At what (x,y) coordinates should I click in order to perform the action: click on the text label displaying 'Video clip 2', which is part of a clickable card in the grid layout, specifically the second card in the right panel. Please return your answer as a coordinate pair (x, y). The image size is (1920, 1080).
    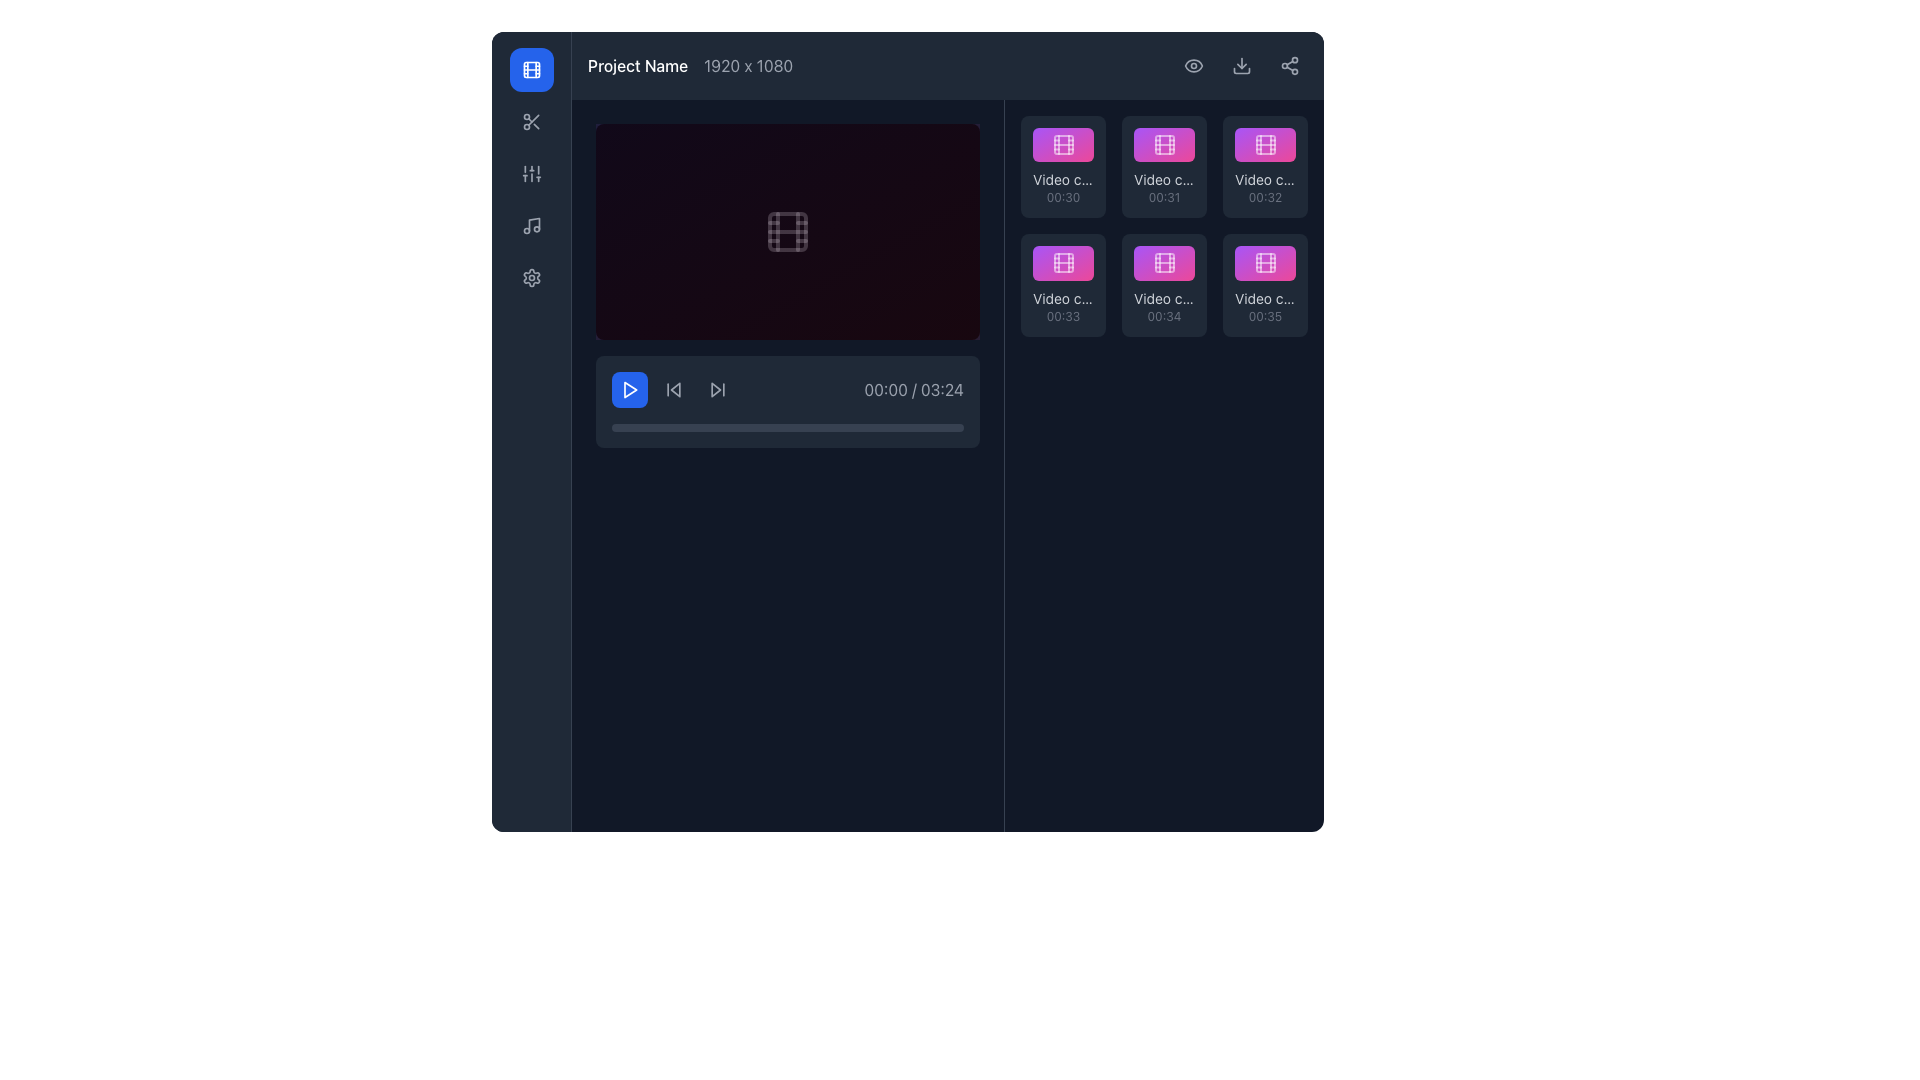
    Looking at the image, I should click on (1164, 180).